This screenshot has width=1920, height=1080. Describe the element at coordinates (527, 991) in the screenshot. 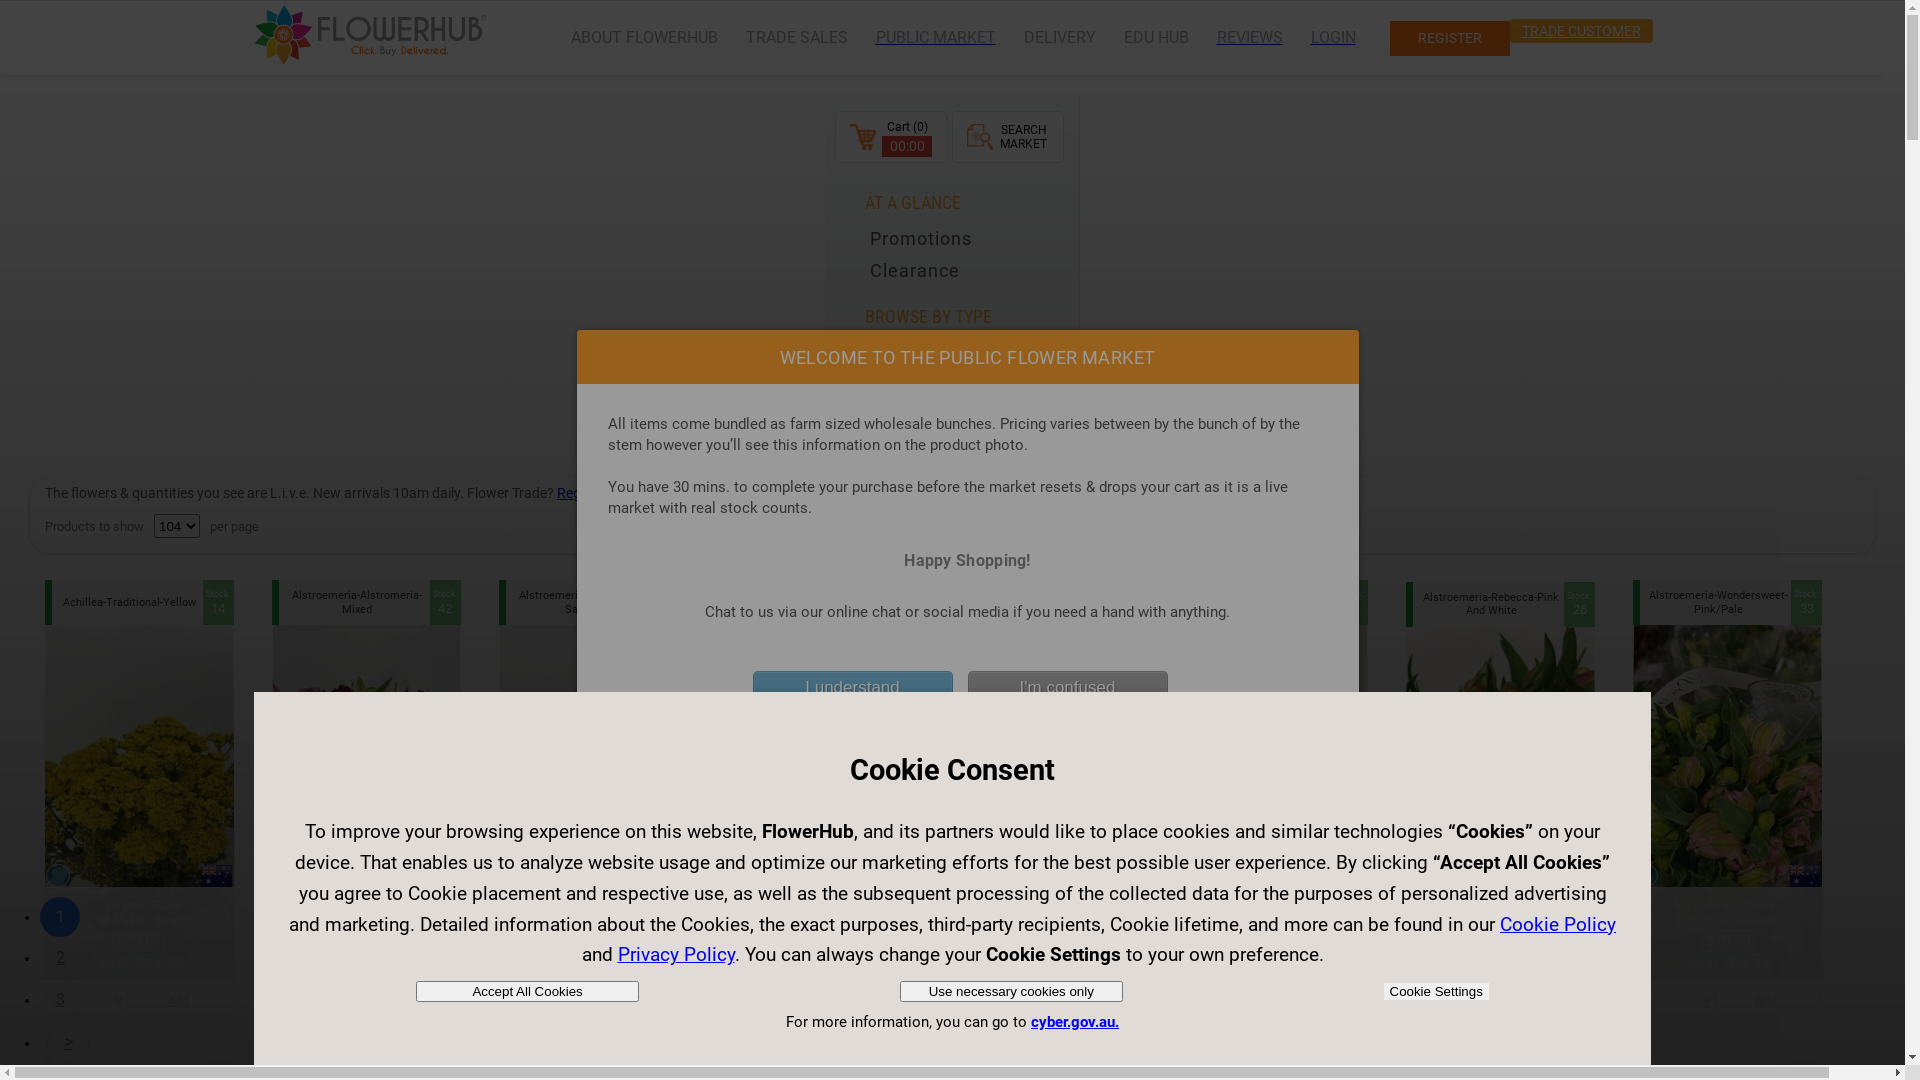

I see `'Accept All Cookies'` at that location.